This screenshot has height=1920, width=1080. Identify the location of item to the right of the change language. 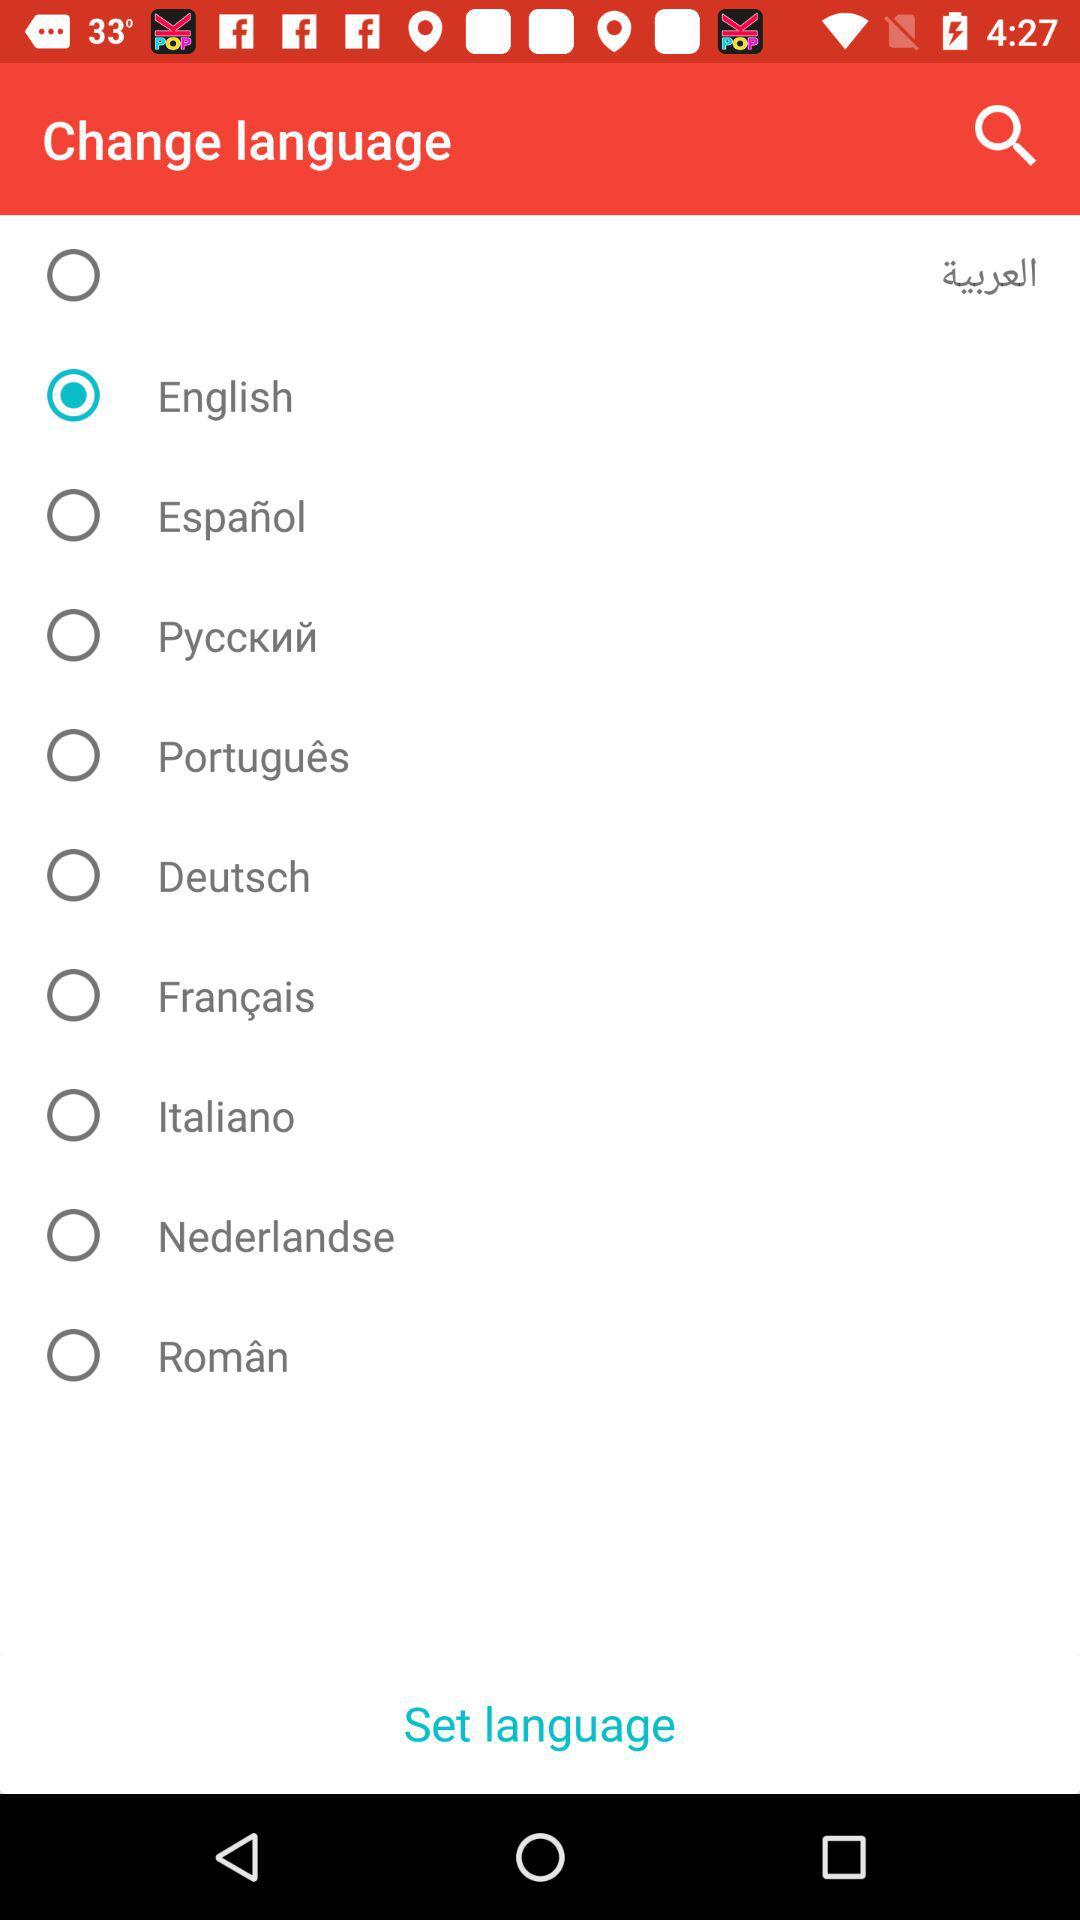
(1006, 135).